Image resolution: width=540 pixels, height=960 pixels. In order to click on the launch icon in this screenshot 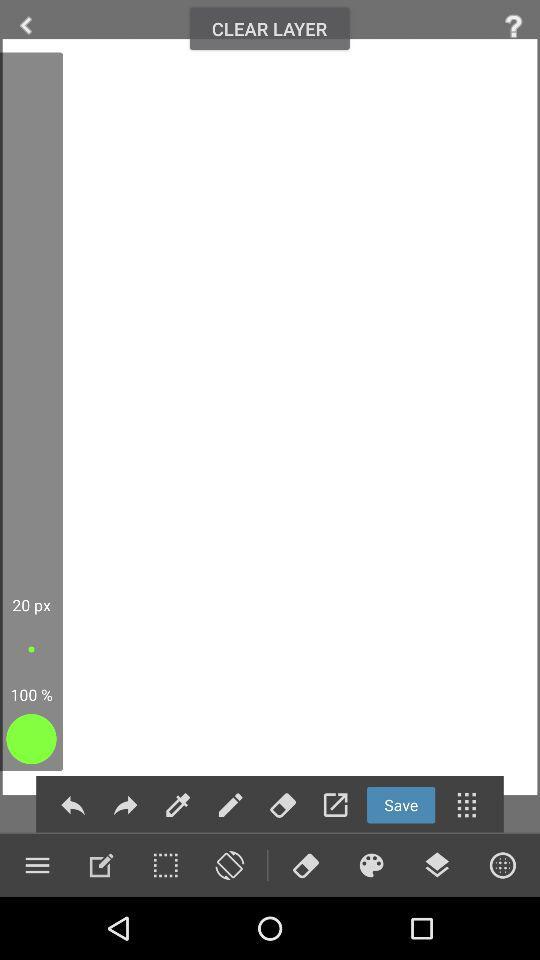, I will do `click(335, 805)`.